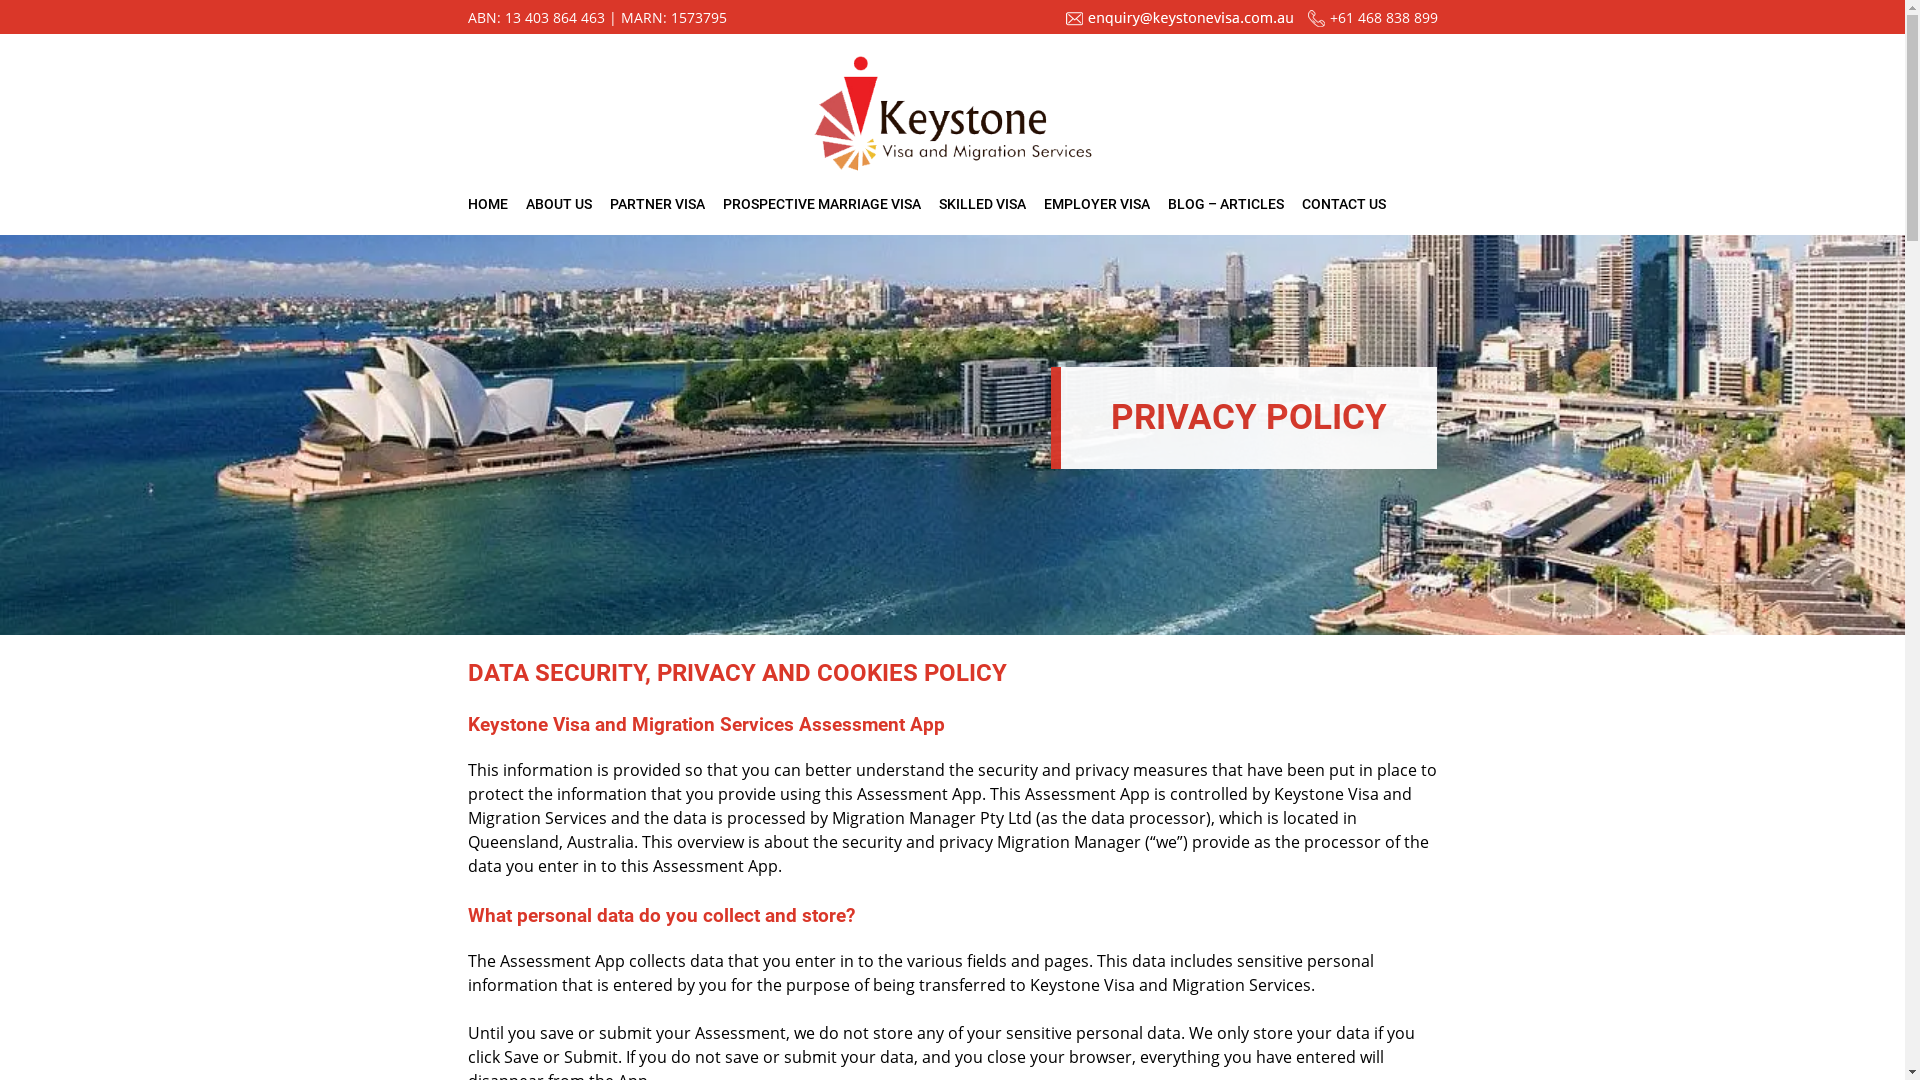 The width and height of the screenshot is (1920, 1080). What do you see at coordinates (1382, 17) in the screenshot?
I see `'+61 468 838 899'` at bounding box center [1382, 17].